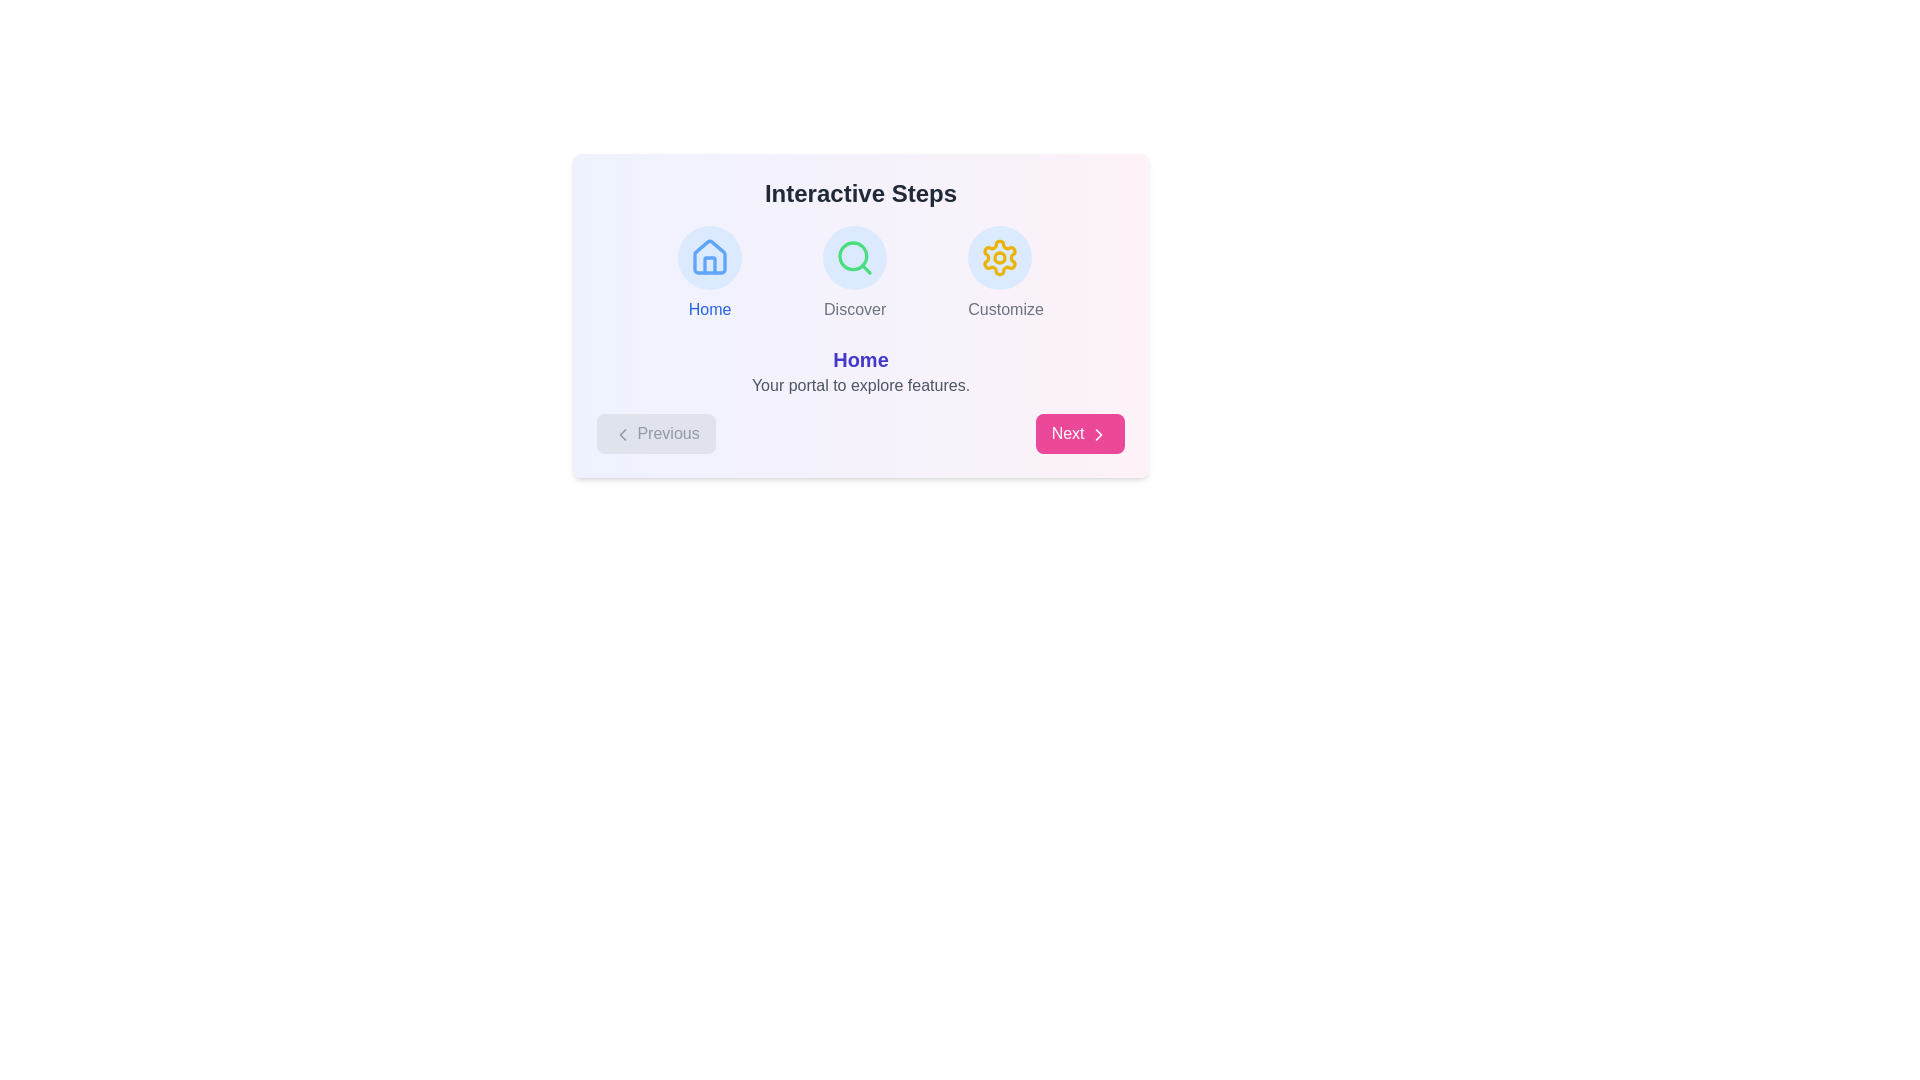 The image size is (1920, 1080). Describe the element at coordinates (1098, 433) in the screenshot. I see `the right-pointing chevron arrow icon within the pink 'Next' button located at the bottom right corner of the dialog` at that location.